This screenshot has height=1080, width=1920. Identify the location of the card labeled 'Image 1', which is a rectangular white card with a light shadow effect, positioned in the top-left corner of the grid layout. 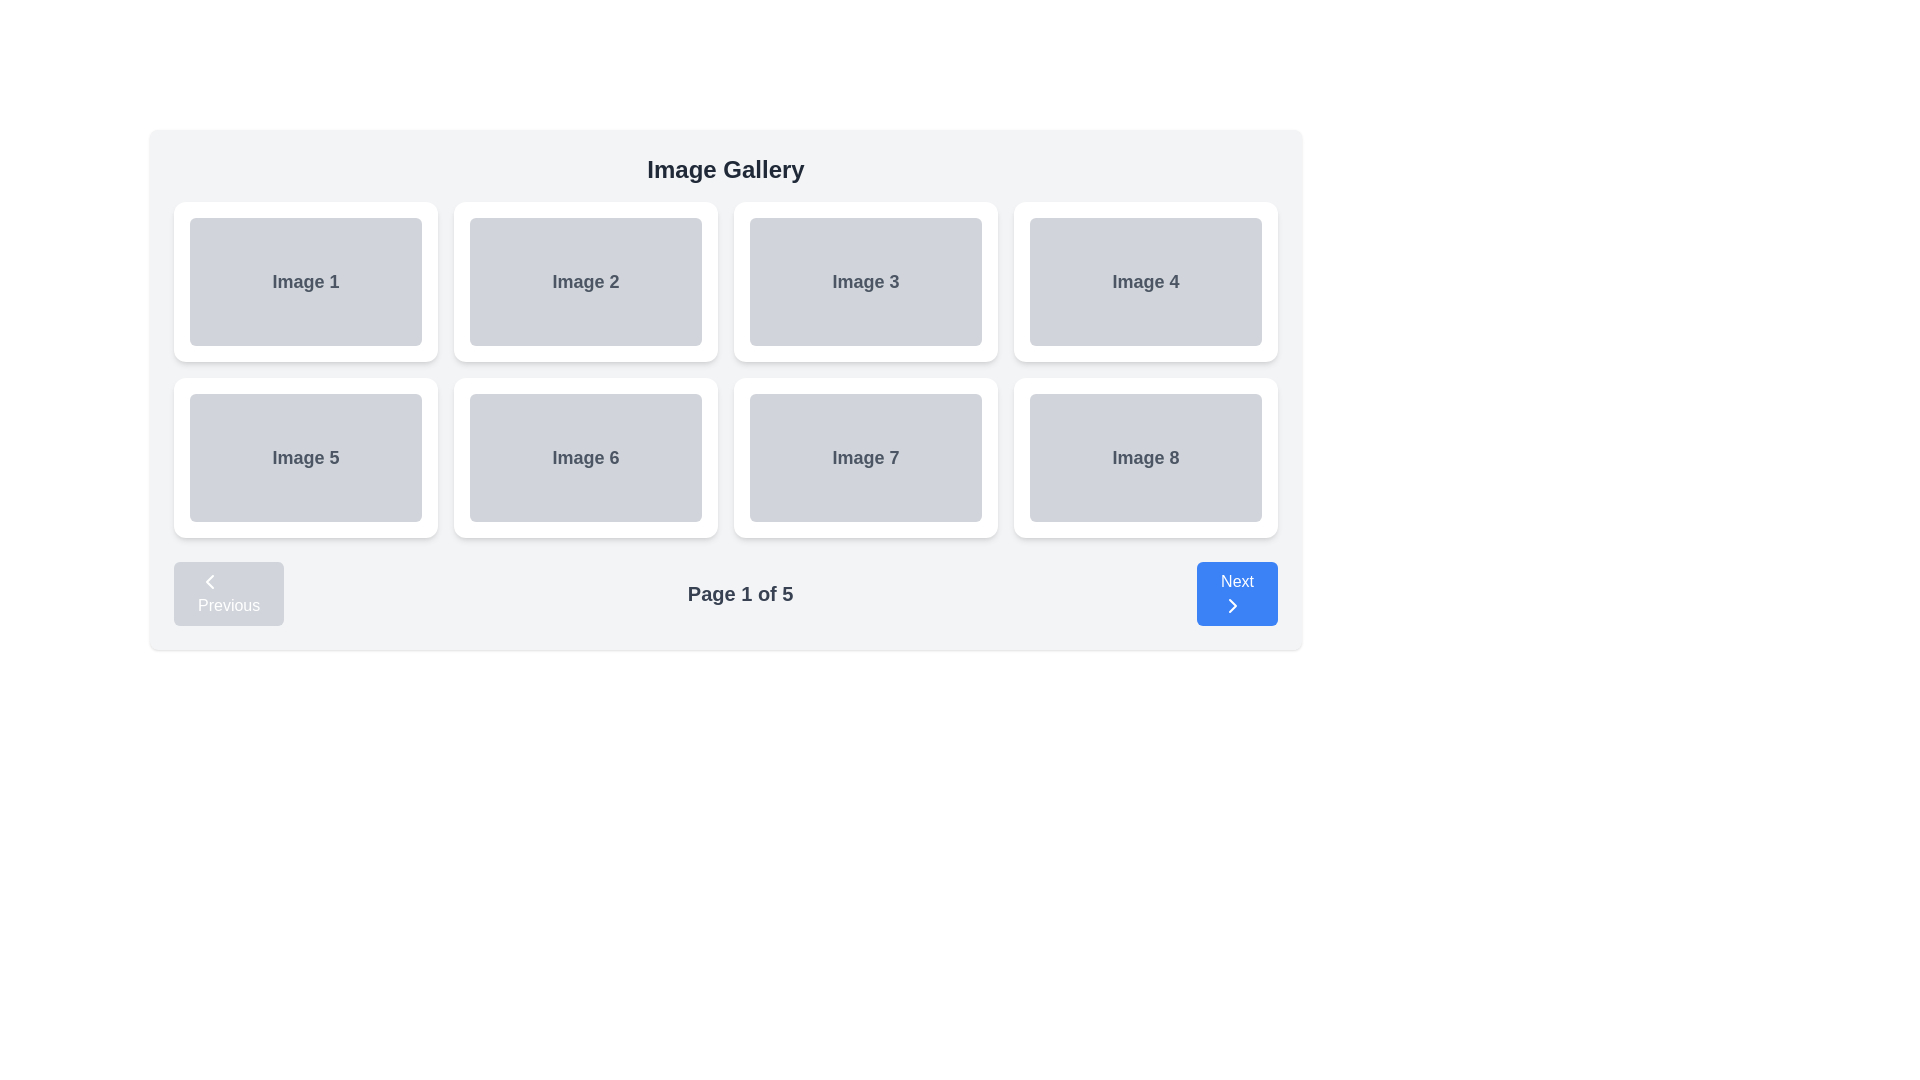
(305, 281).